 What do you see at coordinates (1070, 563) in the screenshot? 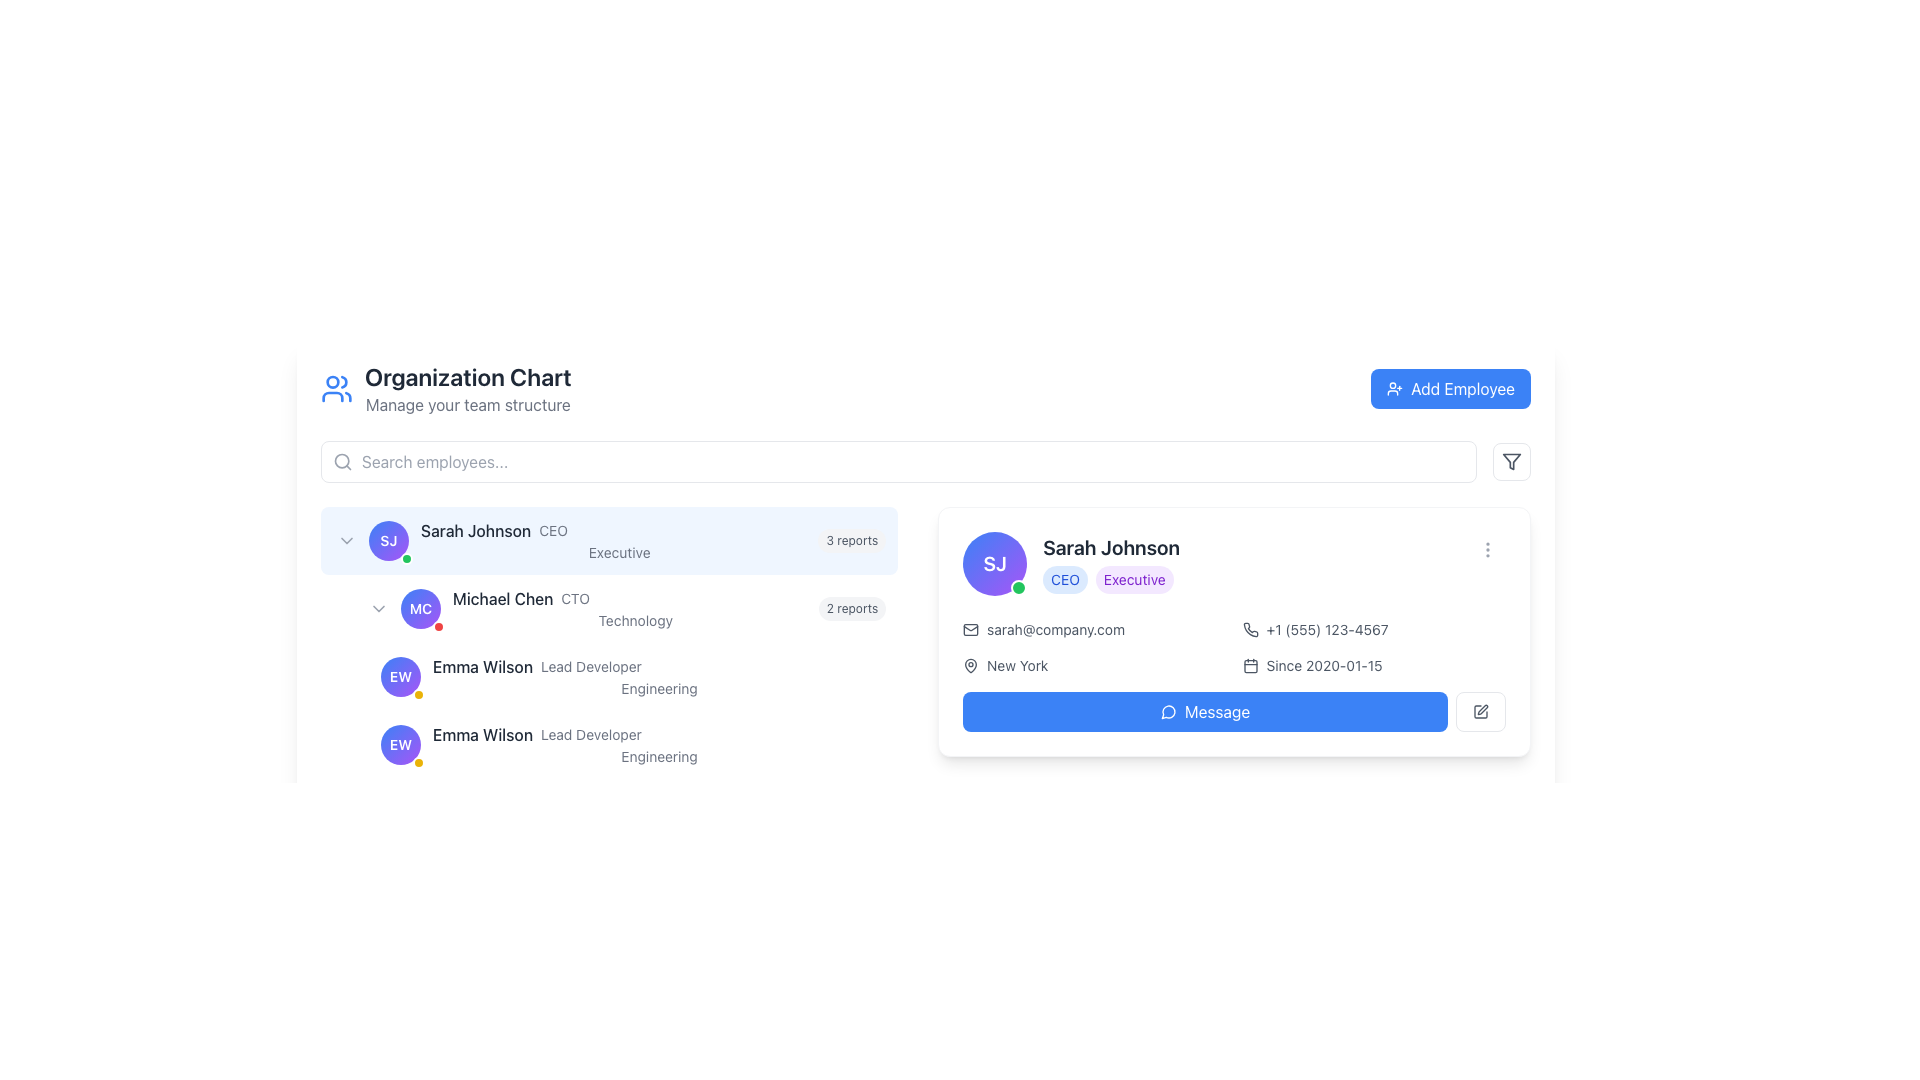
I see `the profile name 'Sarah Johnson' or the labels 'CEO' and 'Executive' in the Profile header located in the upper right-side card` at bounding box center [1070, 563].